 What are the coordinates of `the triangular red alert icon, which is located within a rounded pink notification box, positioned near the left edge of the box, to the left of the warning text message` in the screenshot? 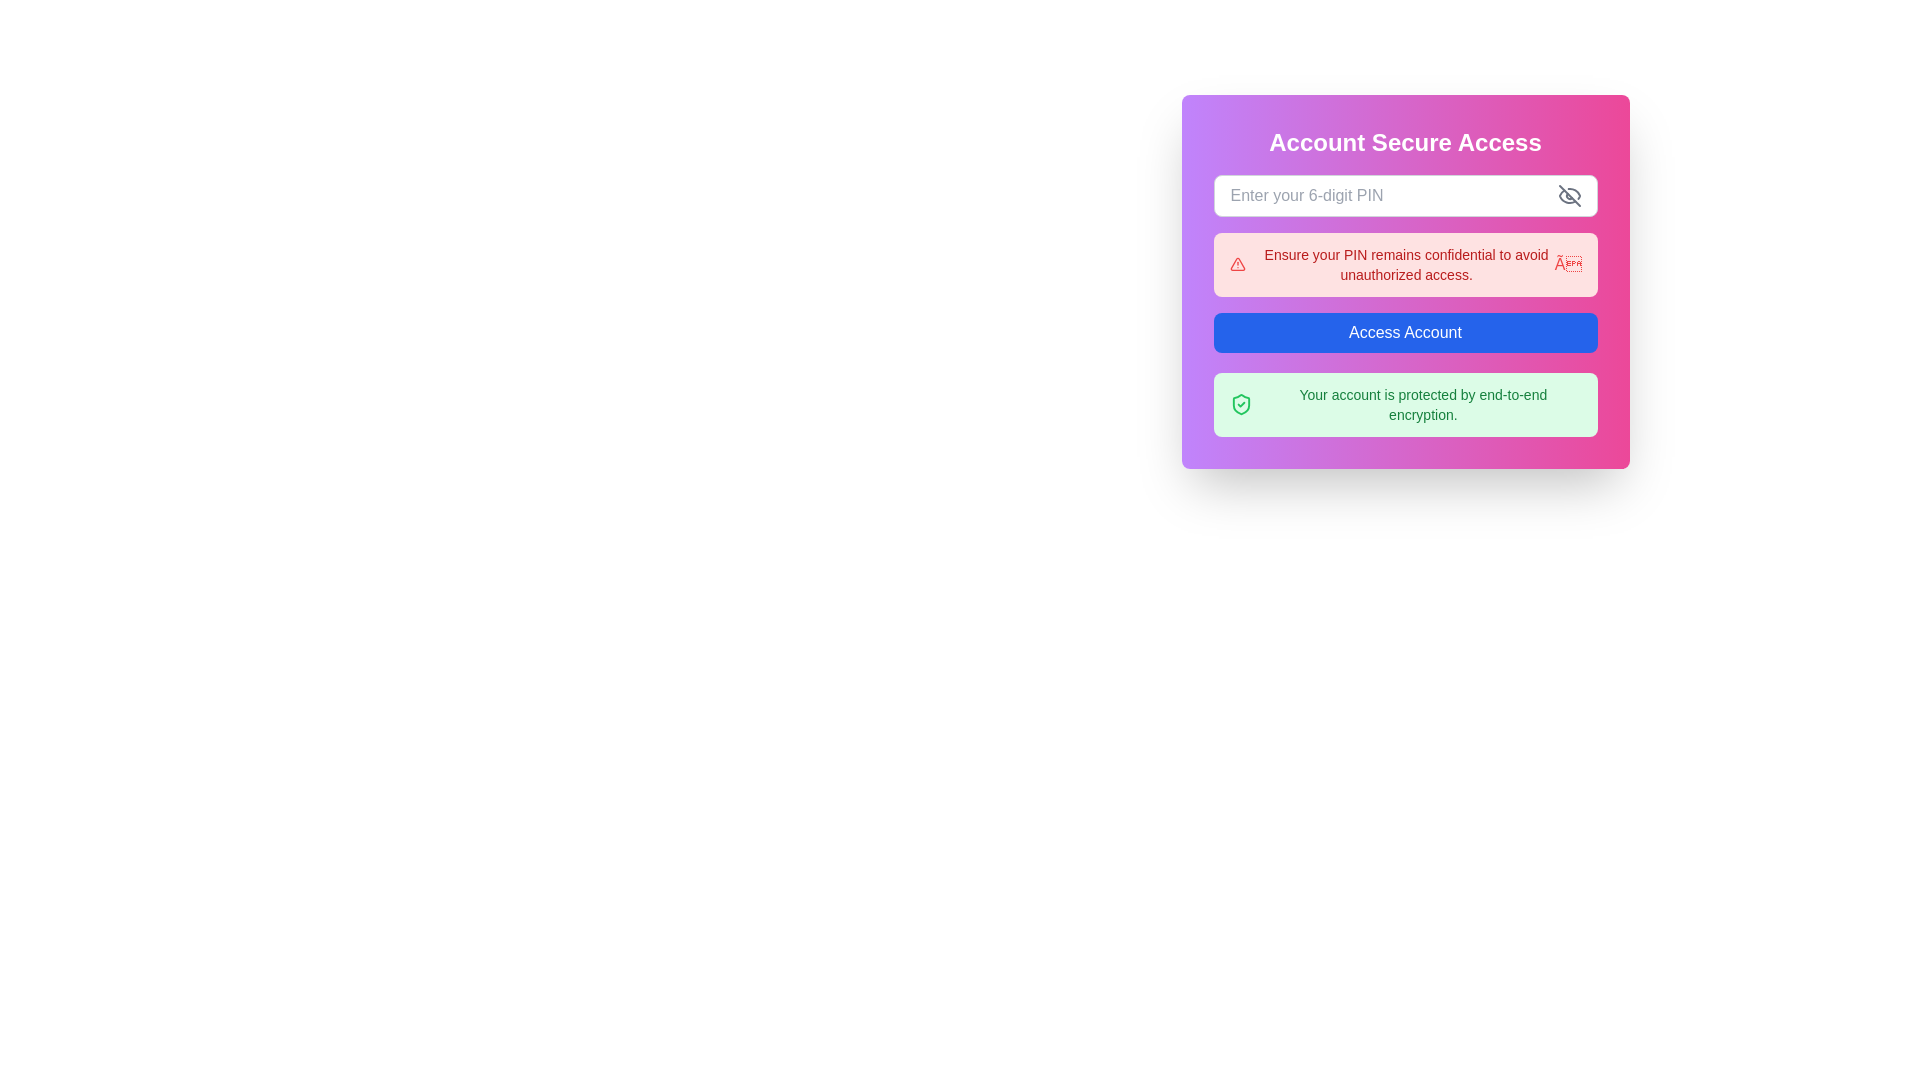 It's located at (1237, 264).